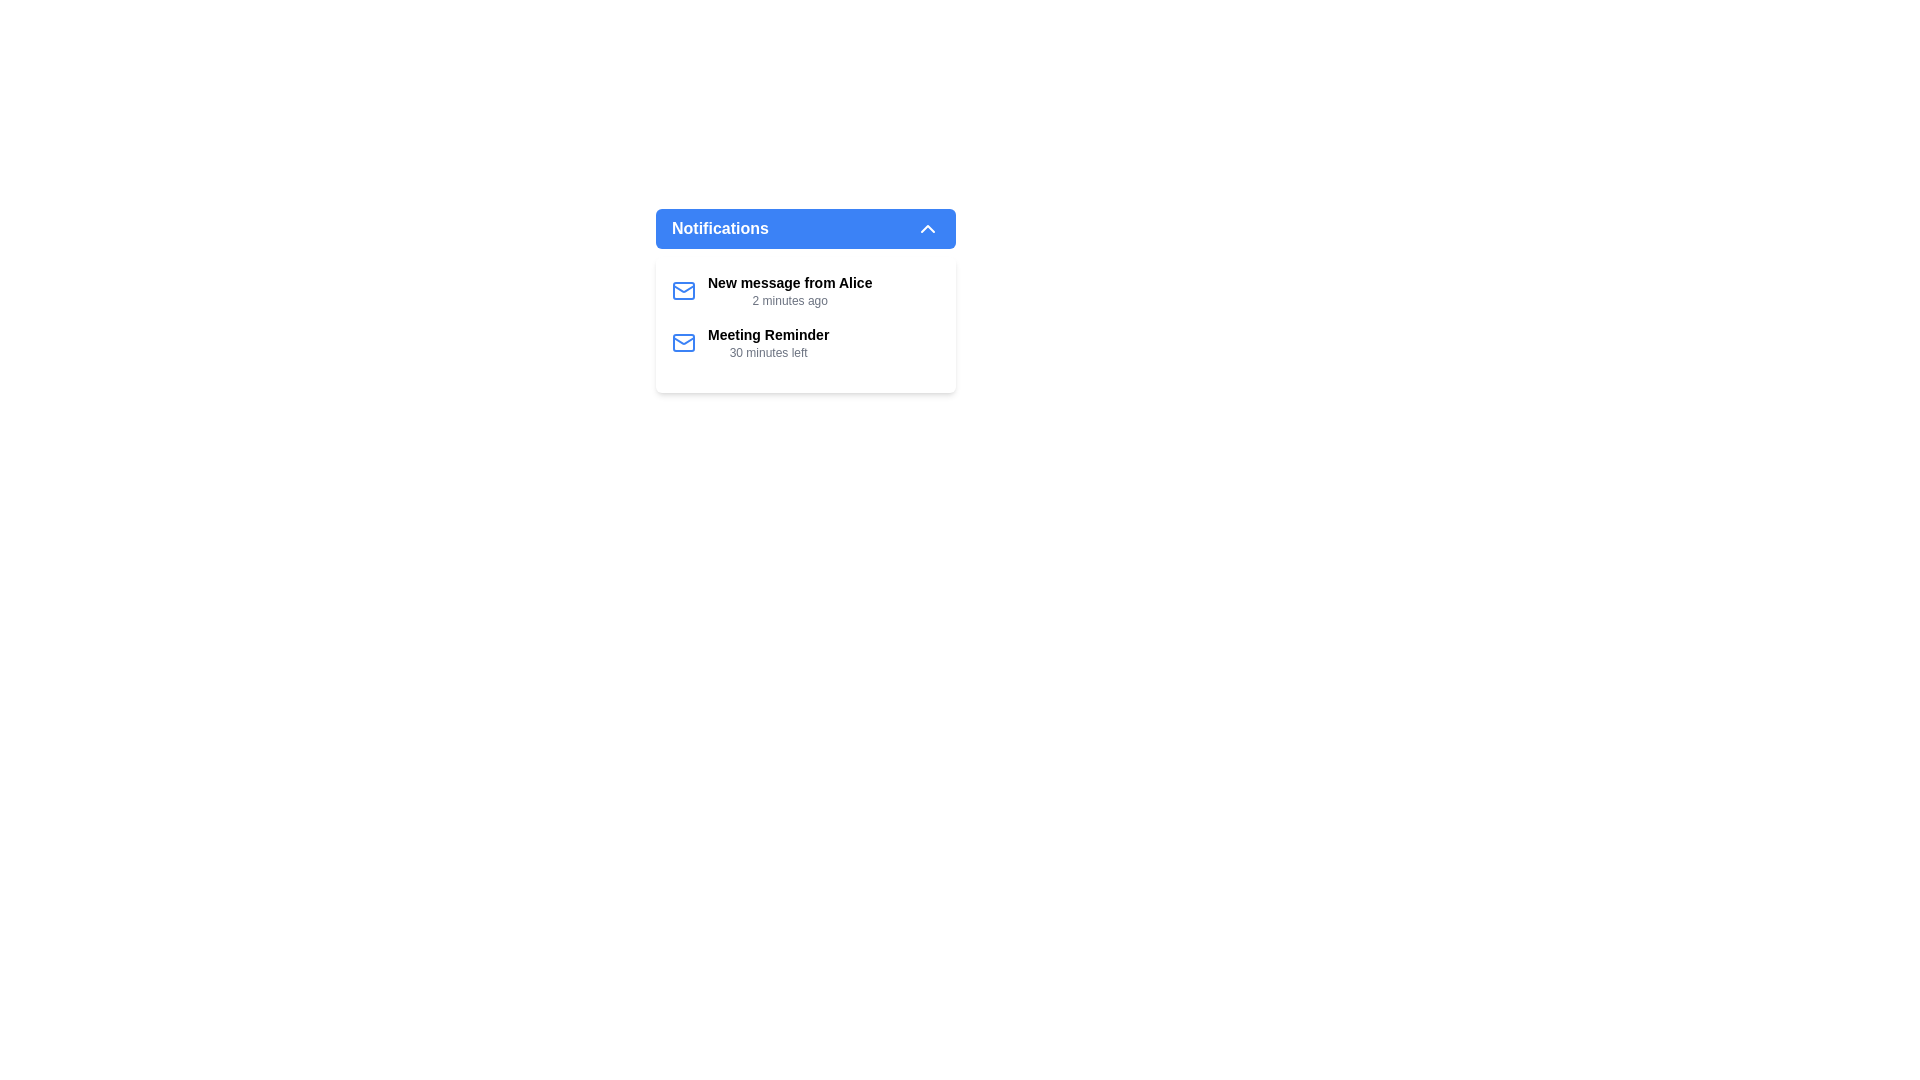 The height and width of the screenshot is (1080, 1920). I want to click on the first notification, so click(789, 290).